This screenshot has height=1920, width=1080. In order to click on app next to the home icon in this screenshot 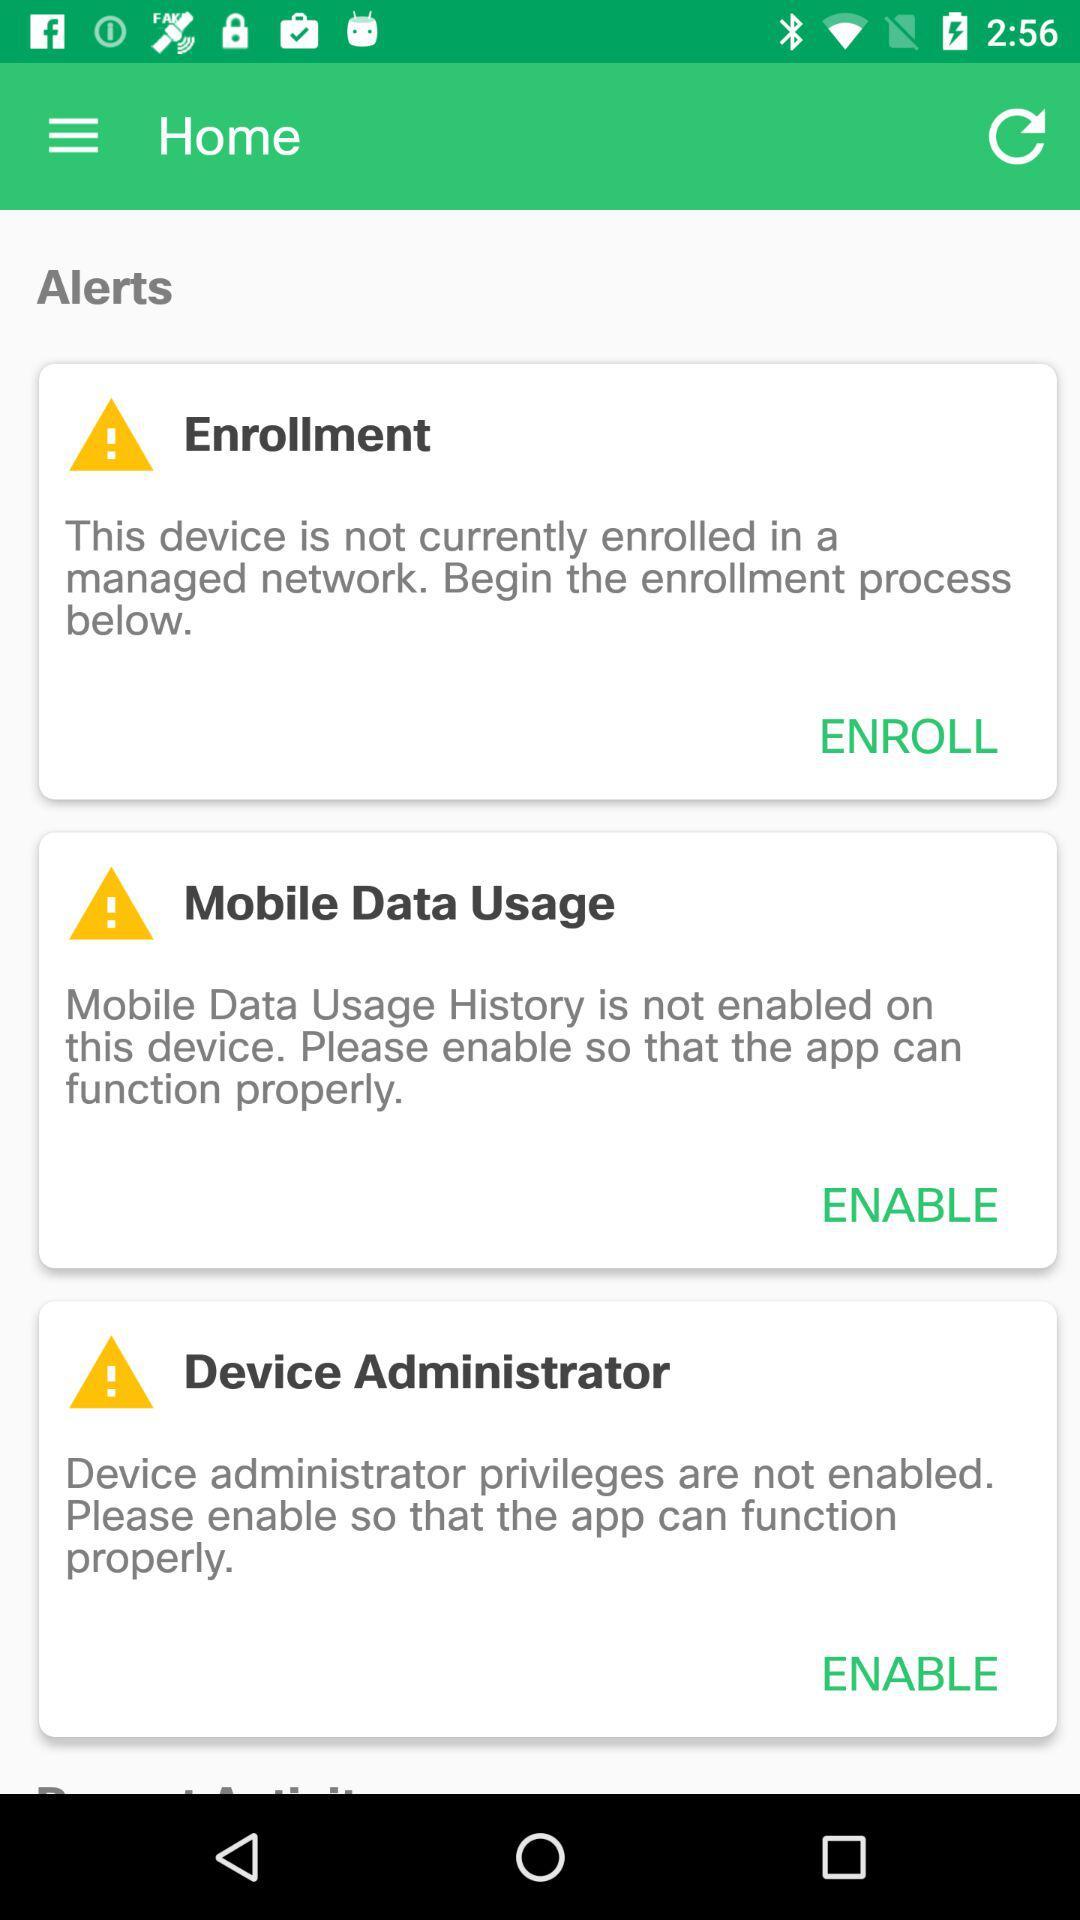, I will do `click(1017, 135)`.